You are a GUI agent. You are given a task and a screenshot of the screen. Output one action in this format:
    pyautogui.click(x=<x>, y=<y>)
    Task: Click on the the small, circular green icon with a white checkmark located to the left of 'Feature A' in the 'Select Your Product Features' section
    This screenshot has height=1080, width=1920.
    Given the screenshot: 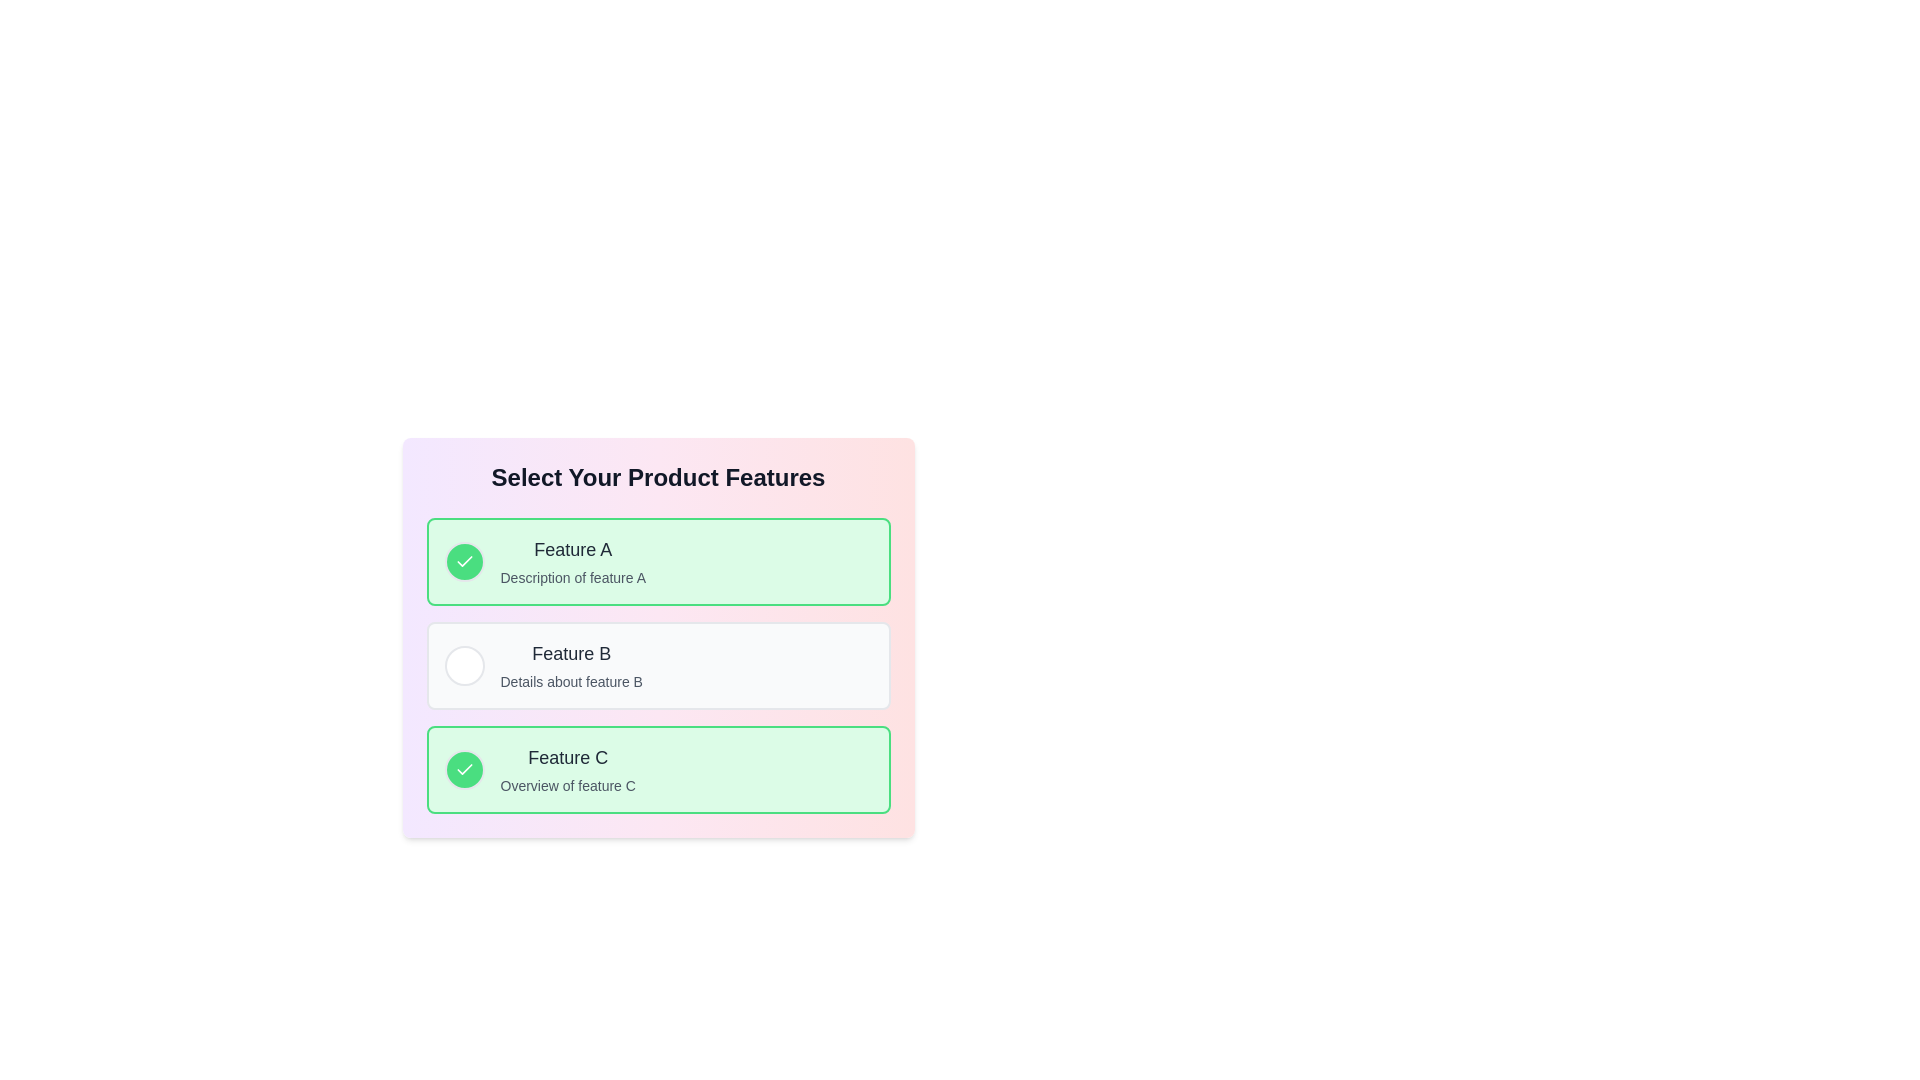 What is the action you would take?
    pyautogui.click(x=463, y=769)
    